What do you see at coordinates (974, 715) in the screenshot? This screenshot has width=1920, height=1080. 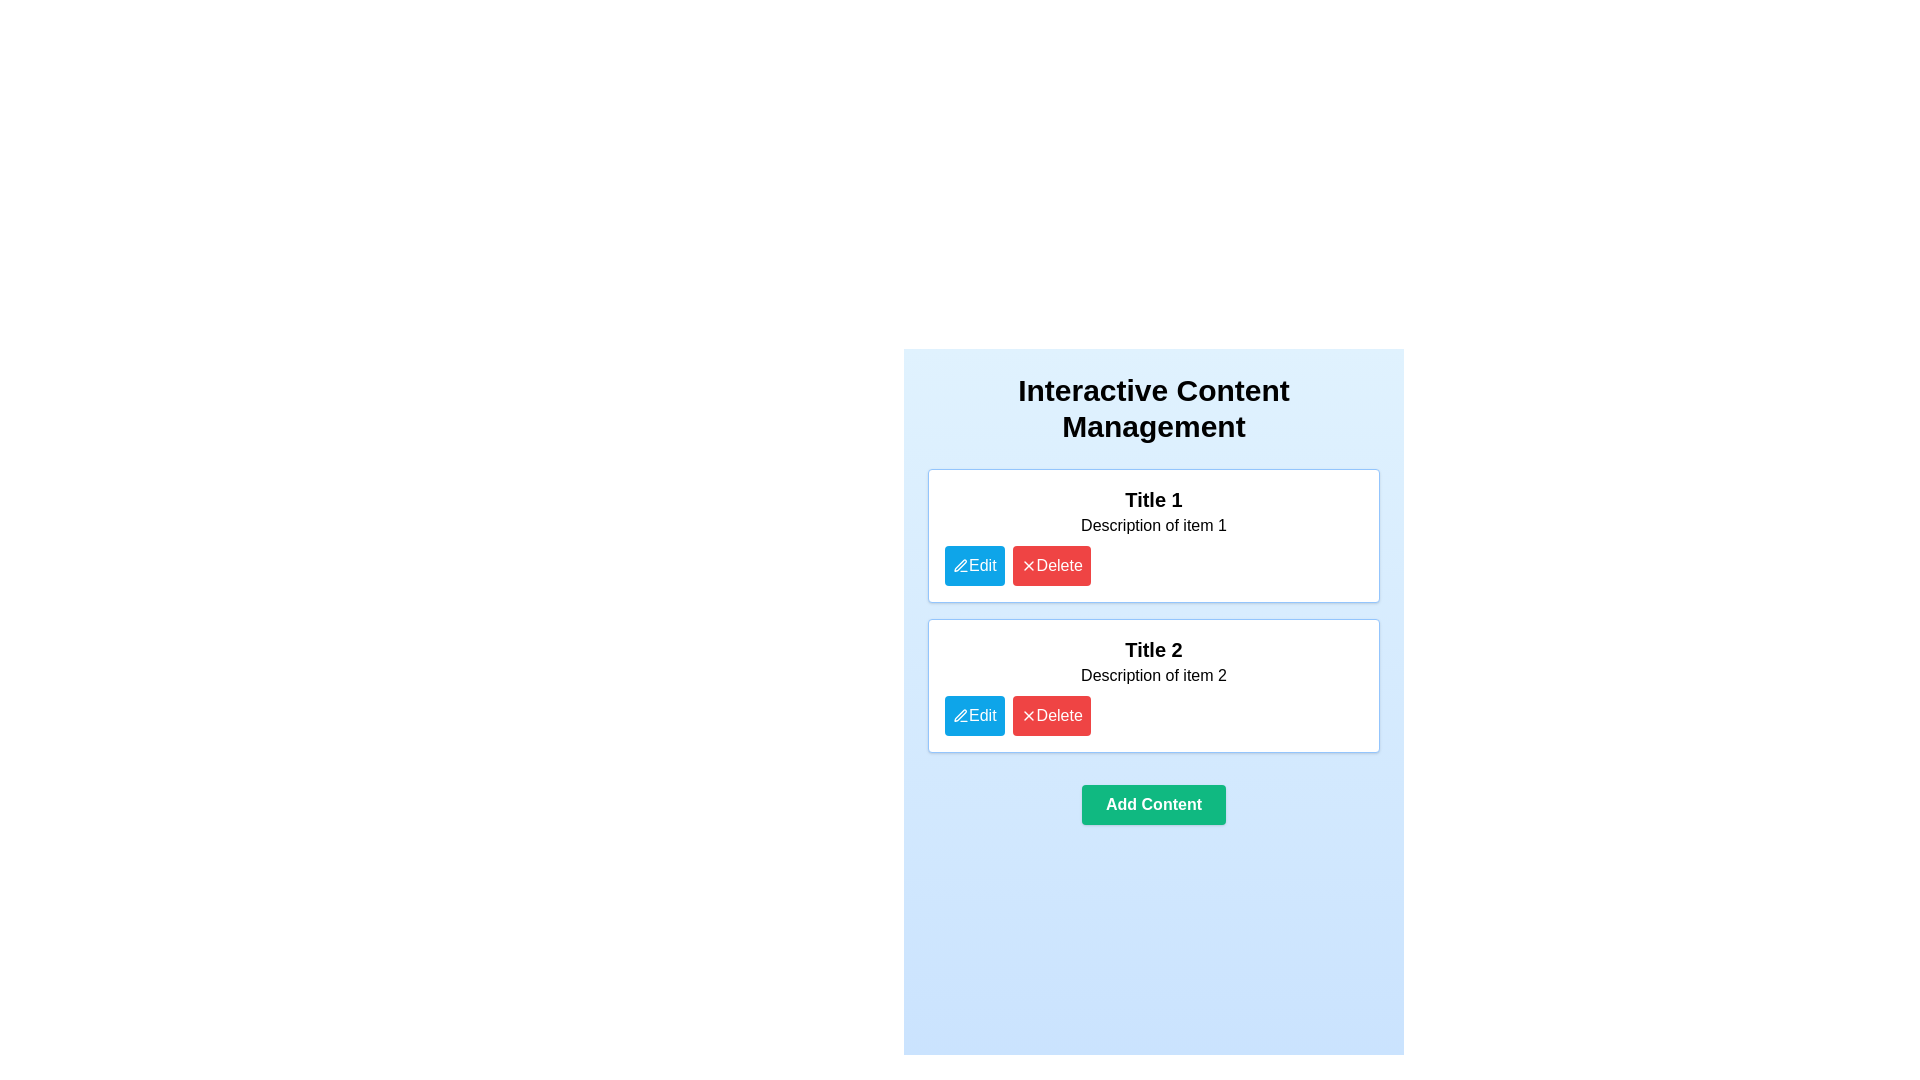 I see `the blue rectangular 'Edit' button with rounded corners and a pen icon located in the top-left corner of the 'Title 2 Description of item 2' block` at bounding box center [974, 715].